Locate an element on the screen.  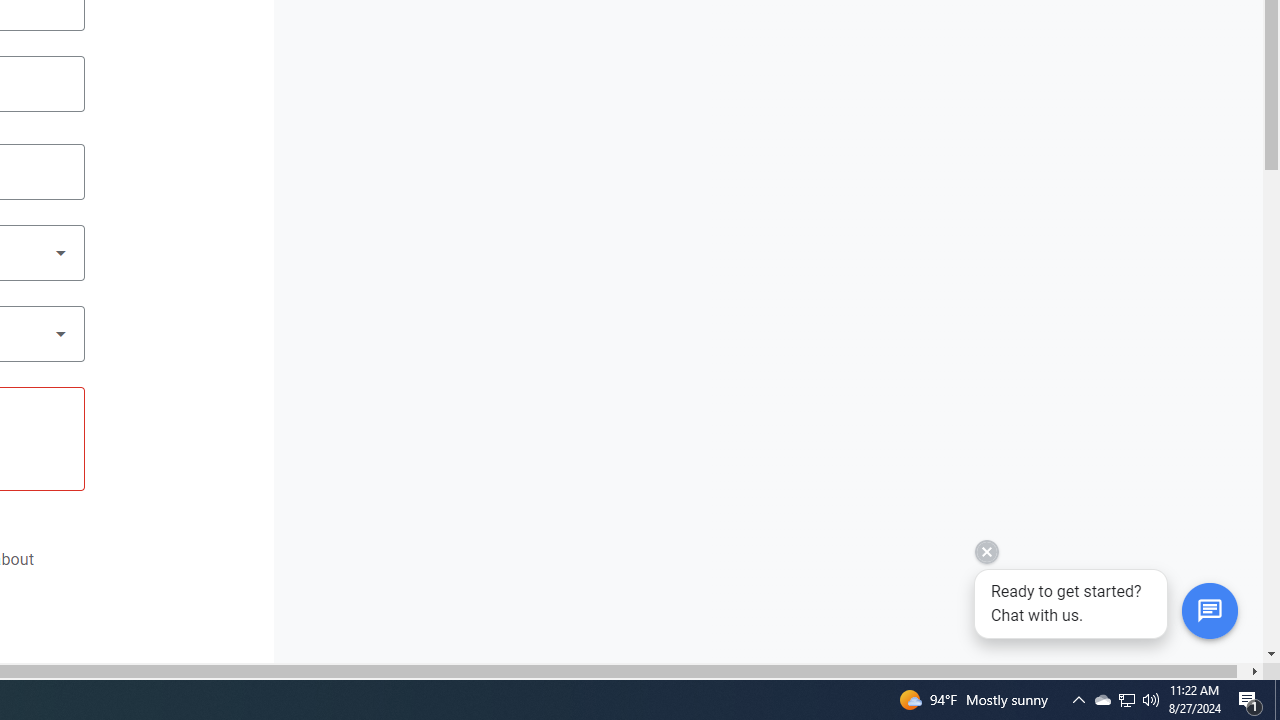
'Button to activate chat' is located at coordinates (1208, 610).